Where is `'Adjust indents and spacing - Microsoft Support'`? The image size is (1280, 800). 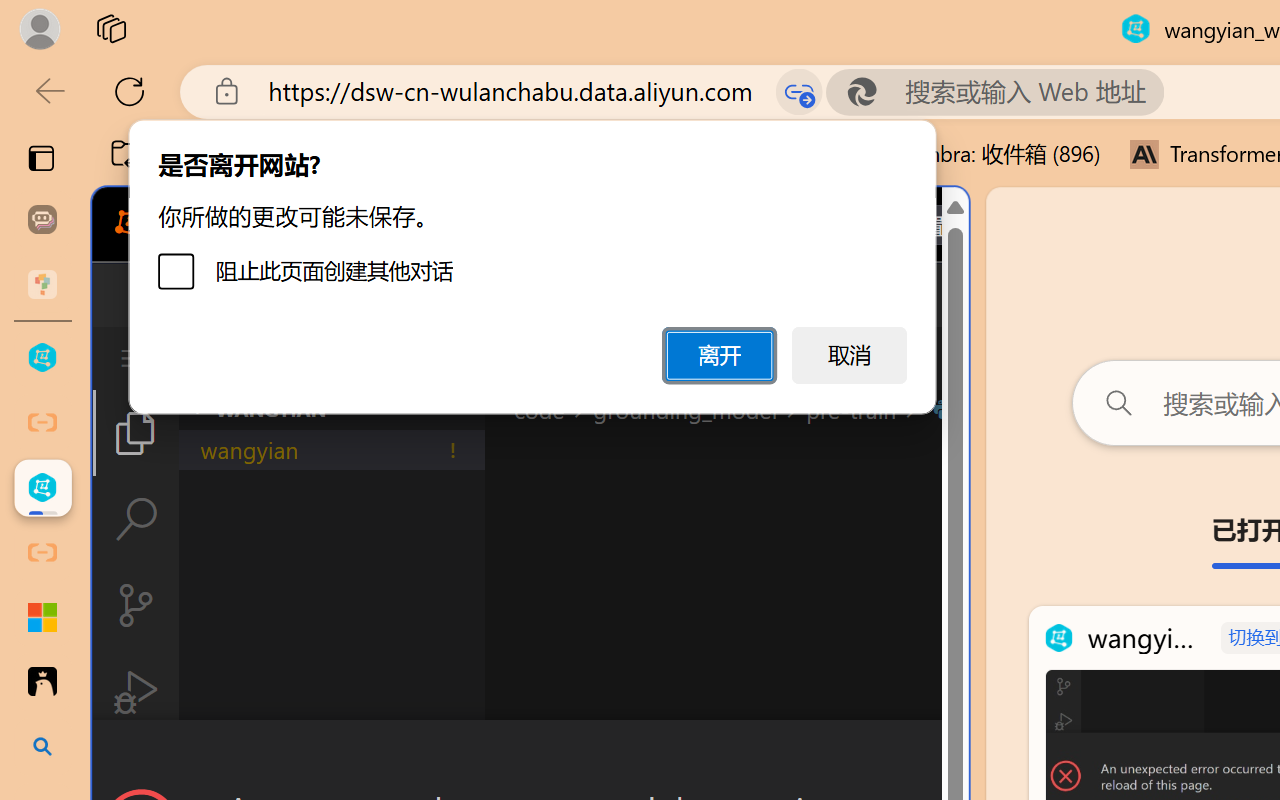
'Adjust indents and spacing - Microsoft Support' is located at coordinates (42, 617).